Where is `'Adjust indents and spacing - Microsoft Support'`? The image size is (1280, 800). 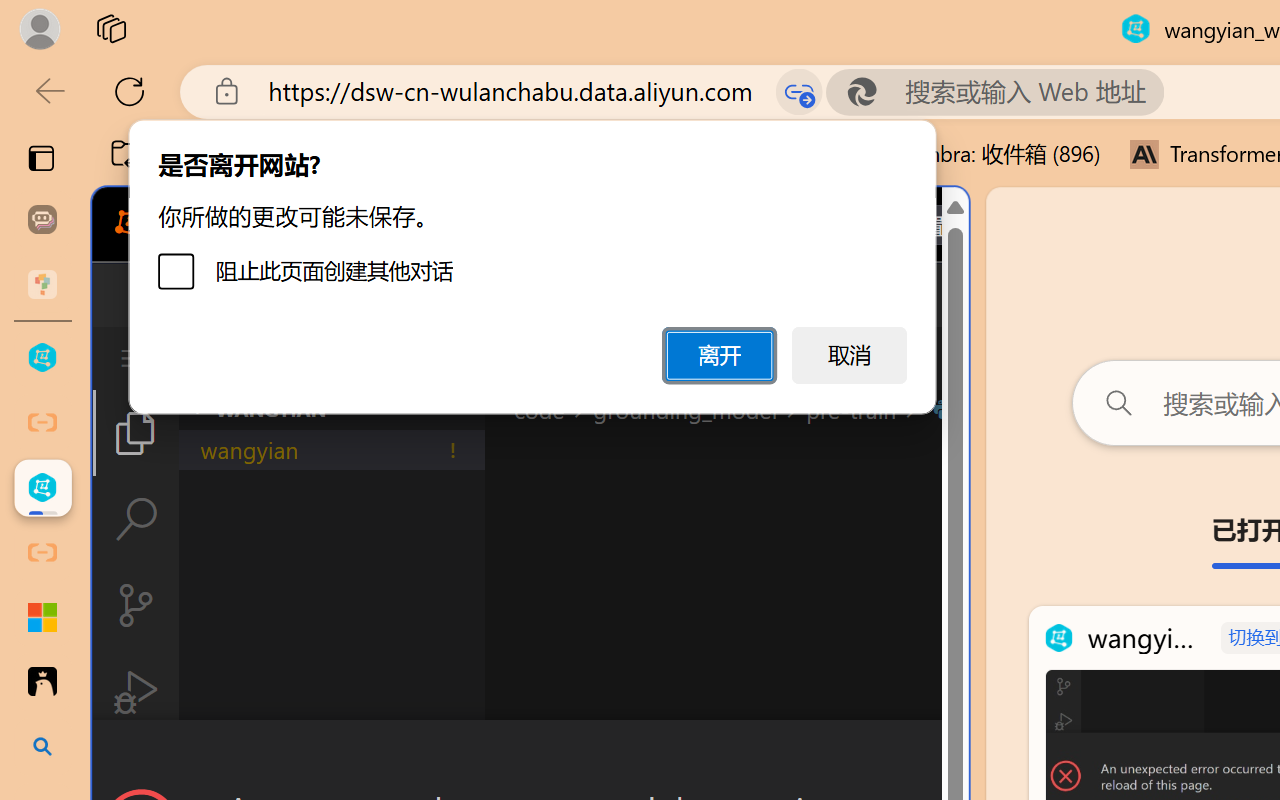
'Adjust indents and spacing - Microsoft Support' is located at coordinates (42, 617).